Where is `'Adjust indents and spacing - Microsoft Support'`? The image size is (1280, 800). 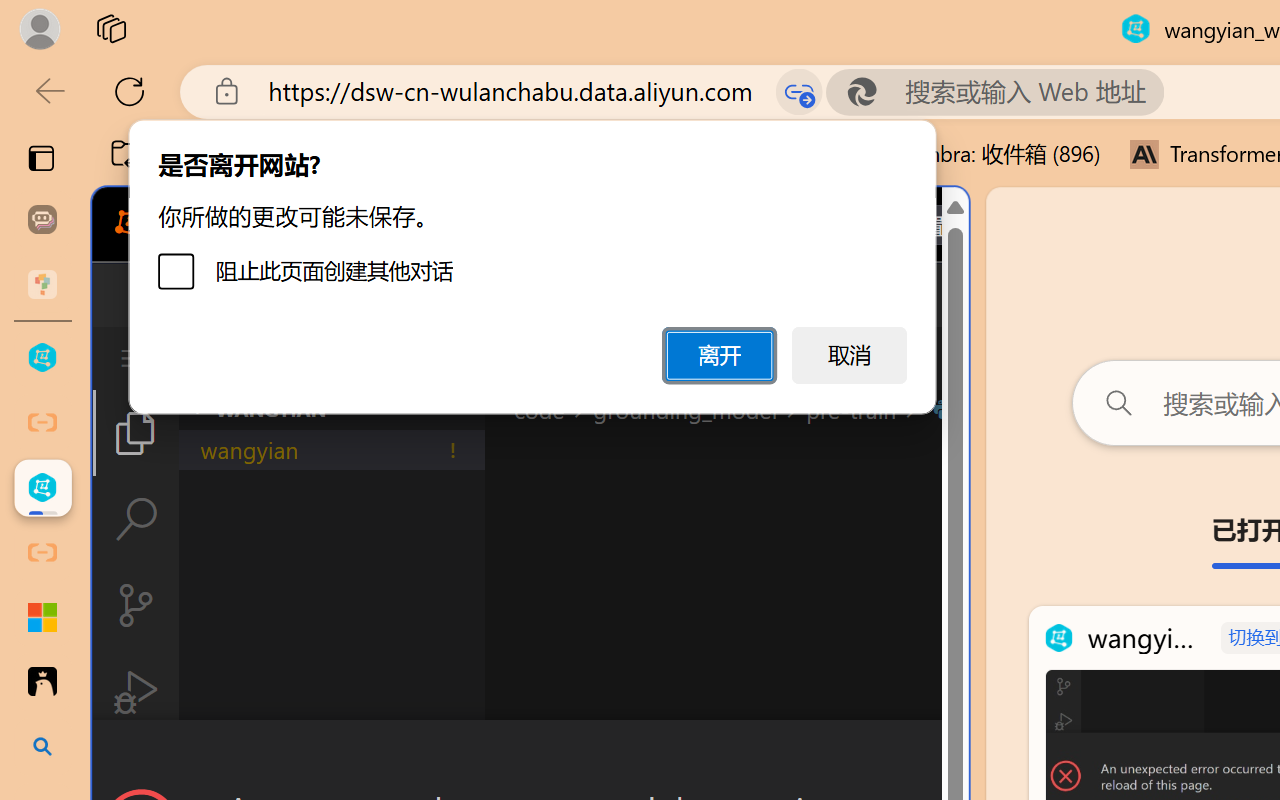
'Adjust indents and spacing - Microsoft Support' is located at coordinates (42, 617).